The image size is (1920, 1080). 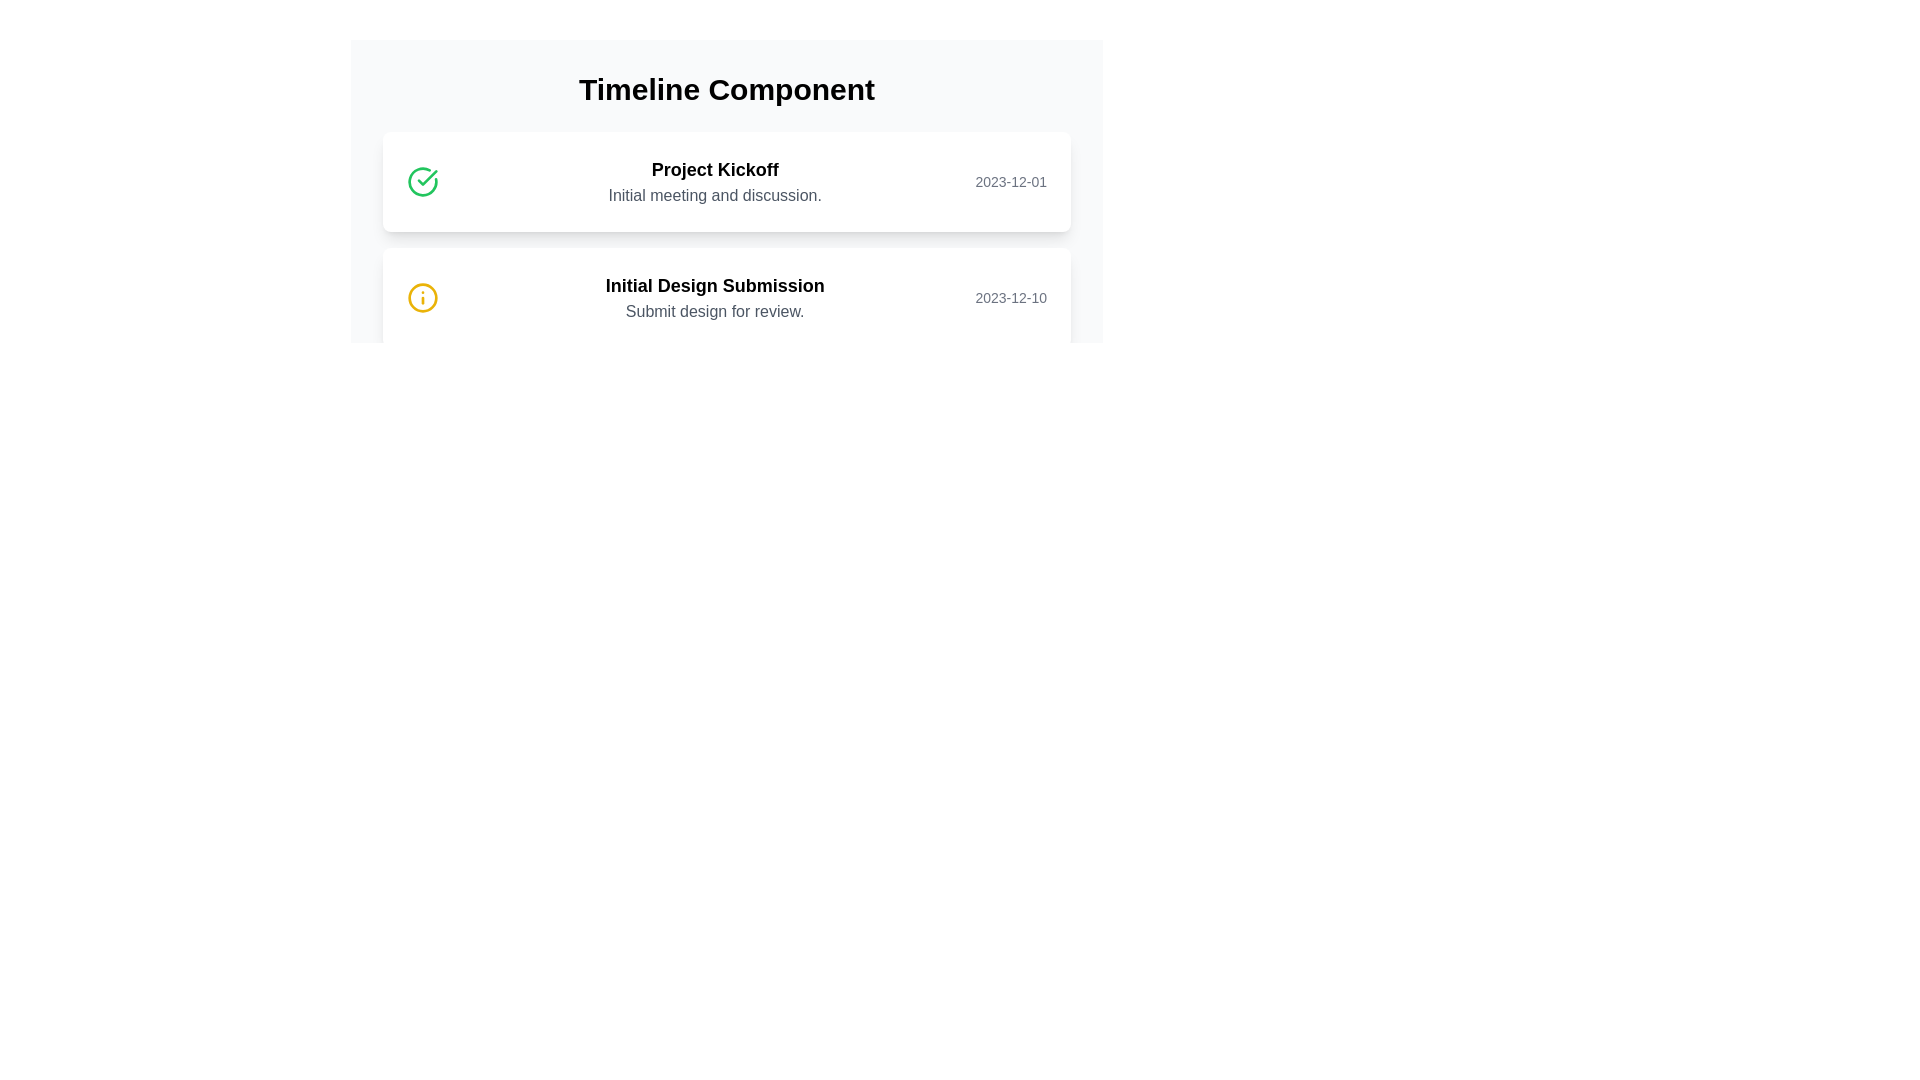 I want to click on the text label displaying 'Submit design for review.' situated below the title 'Initial Design Submission.', so click(x=715, y=312).